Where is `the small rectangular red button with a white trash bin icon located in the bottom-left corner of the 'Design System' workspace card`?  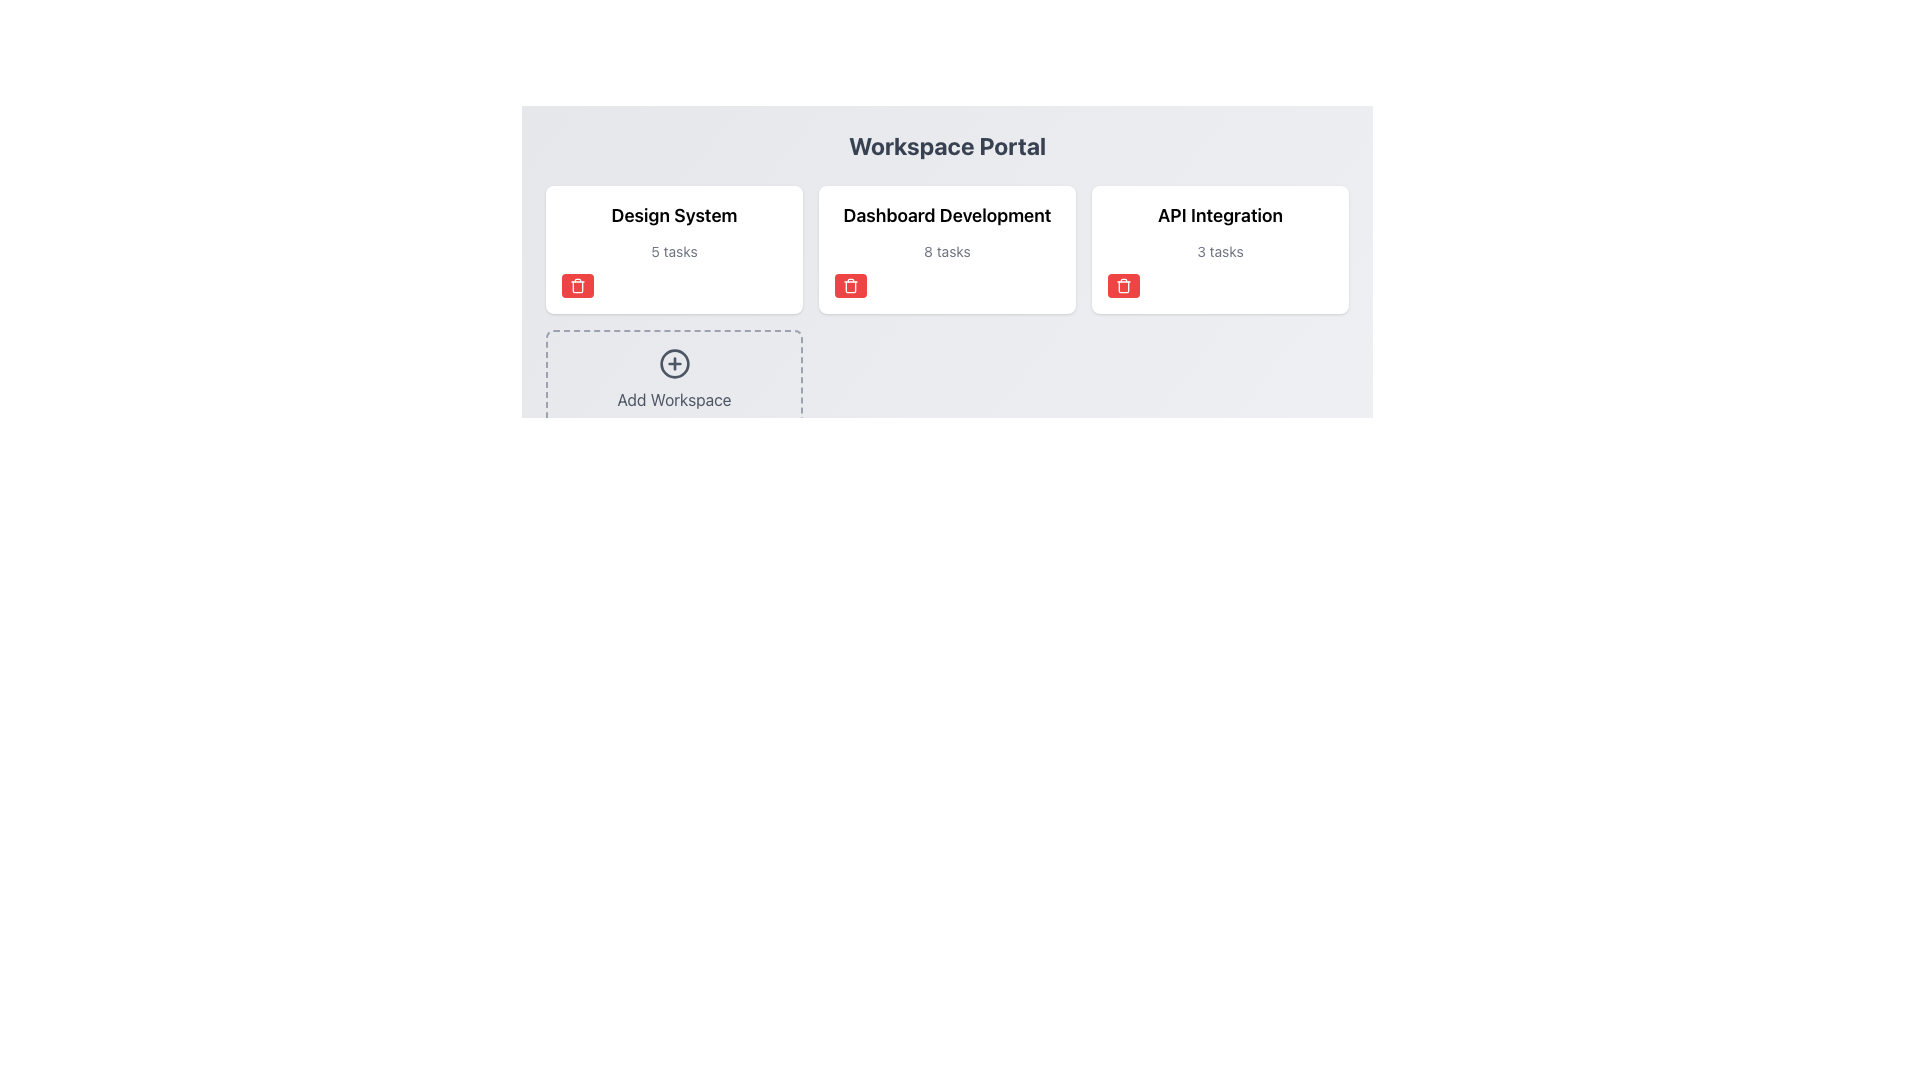
the small rectangular red button with a white trash bin icon located in the bottom-left corner of the 'Design System' workspace card is located at coordinates (576, 285).